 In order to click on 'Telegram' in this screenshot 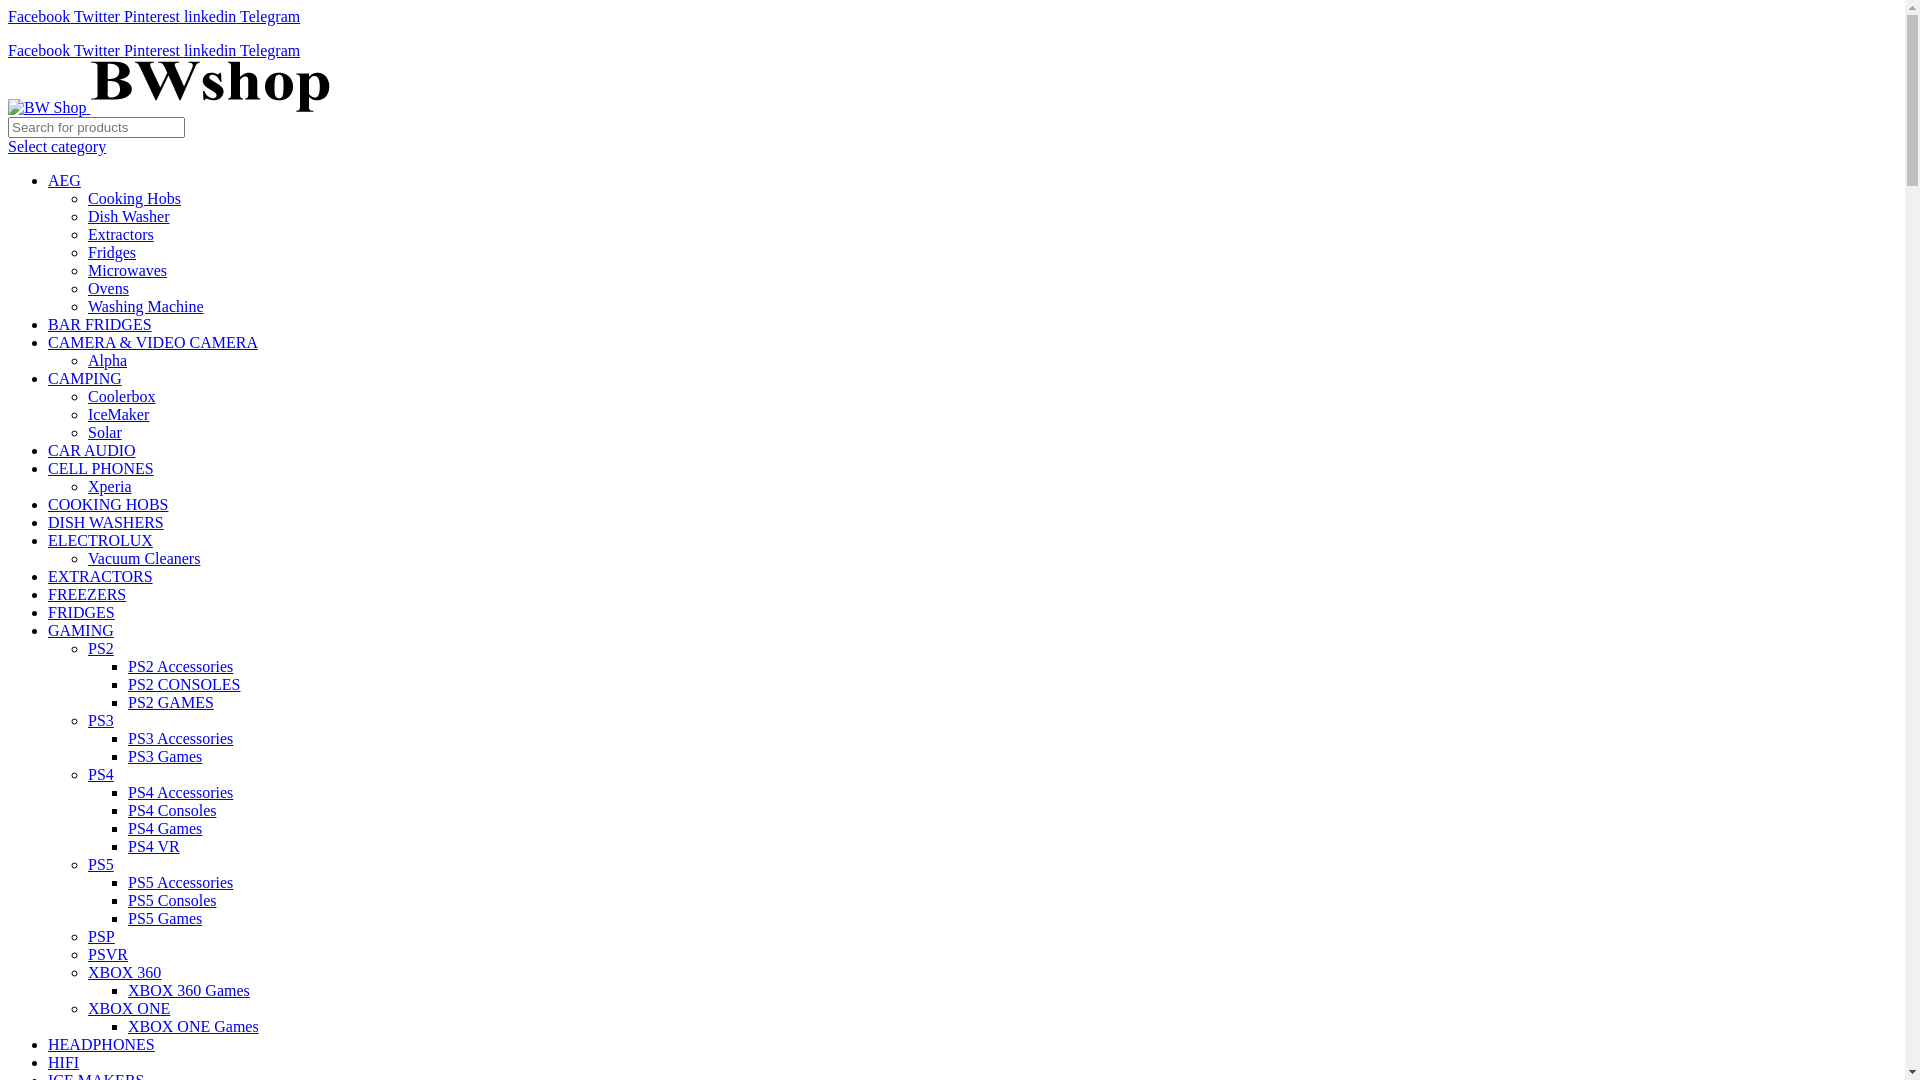, I will do `click(268, 16)`.